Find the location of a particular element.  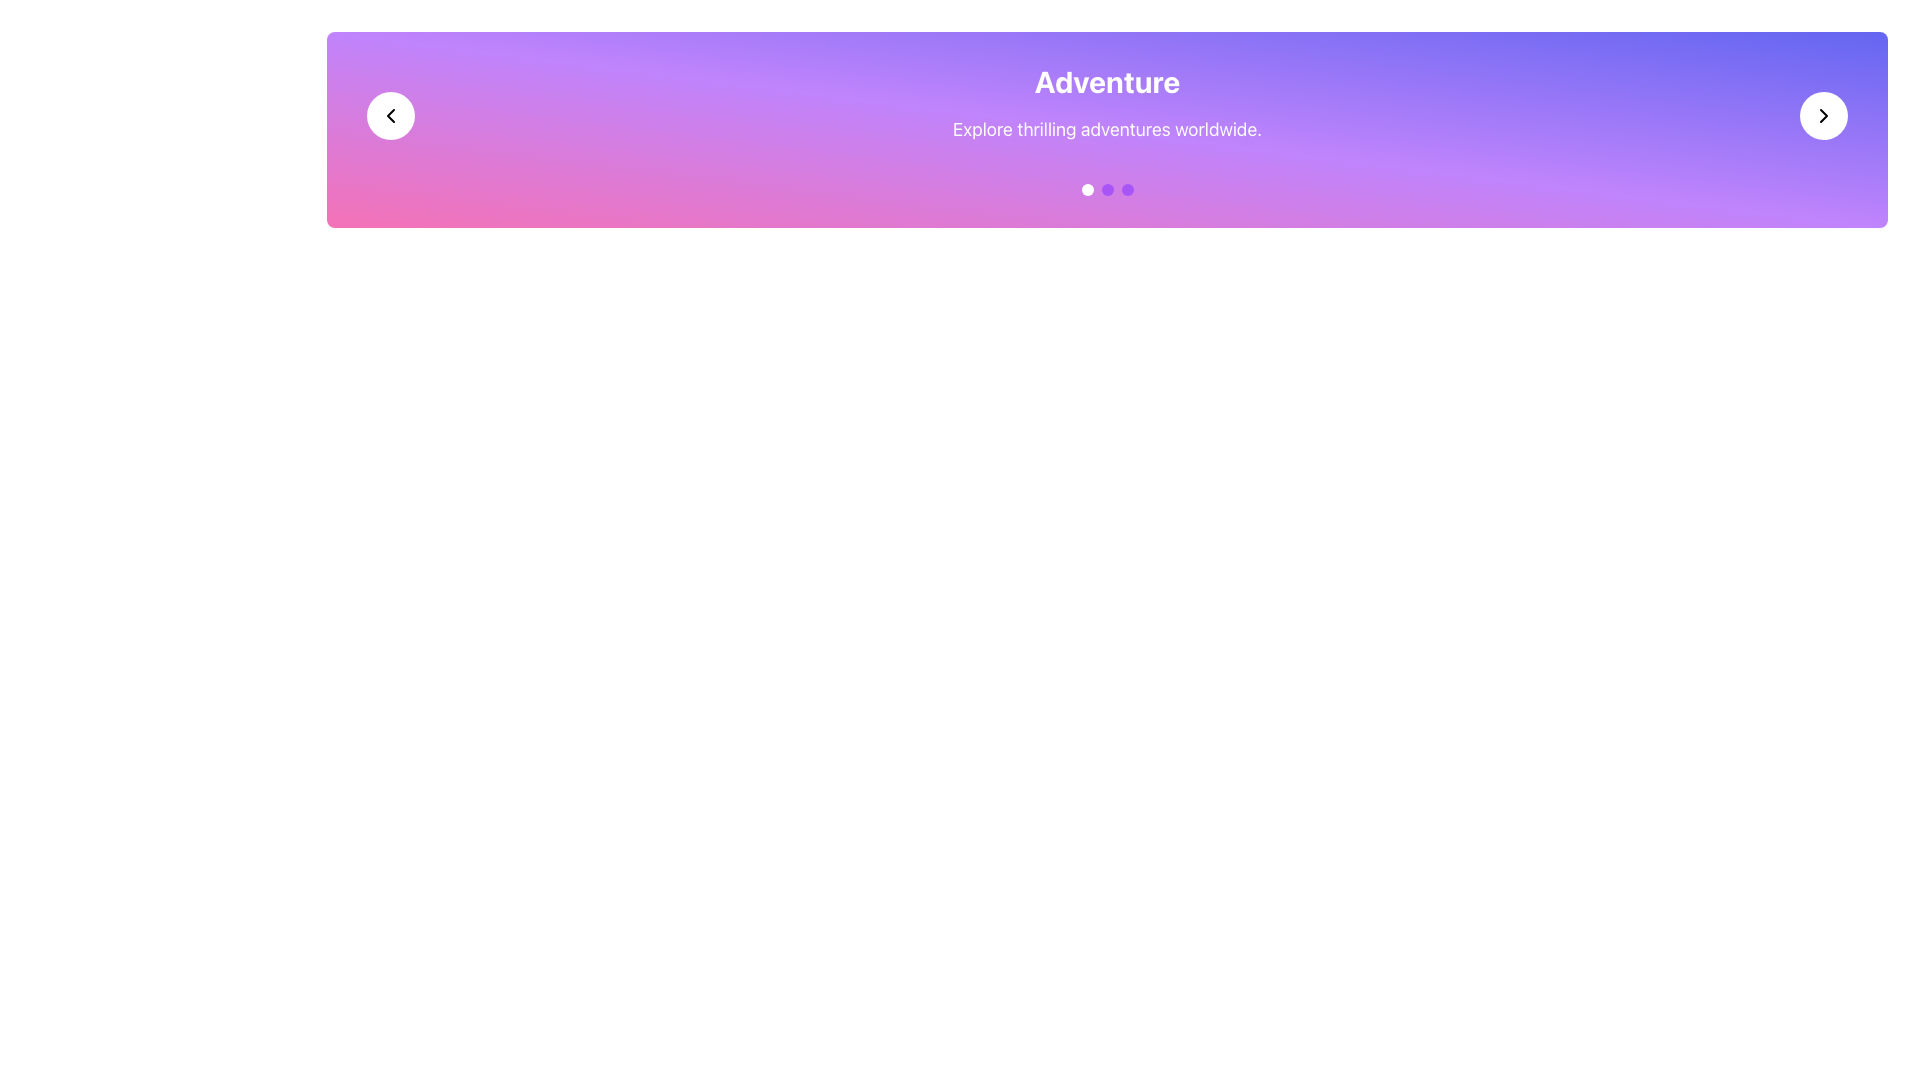

the text block containing the phrase 'Explore thrilling adventures worldwide.', which is styled with a large white font and located below the 'Adventure' heading is located at coordinates (1106, 130).